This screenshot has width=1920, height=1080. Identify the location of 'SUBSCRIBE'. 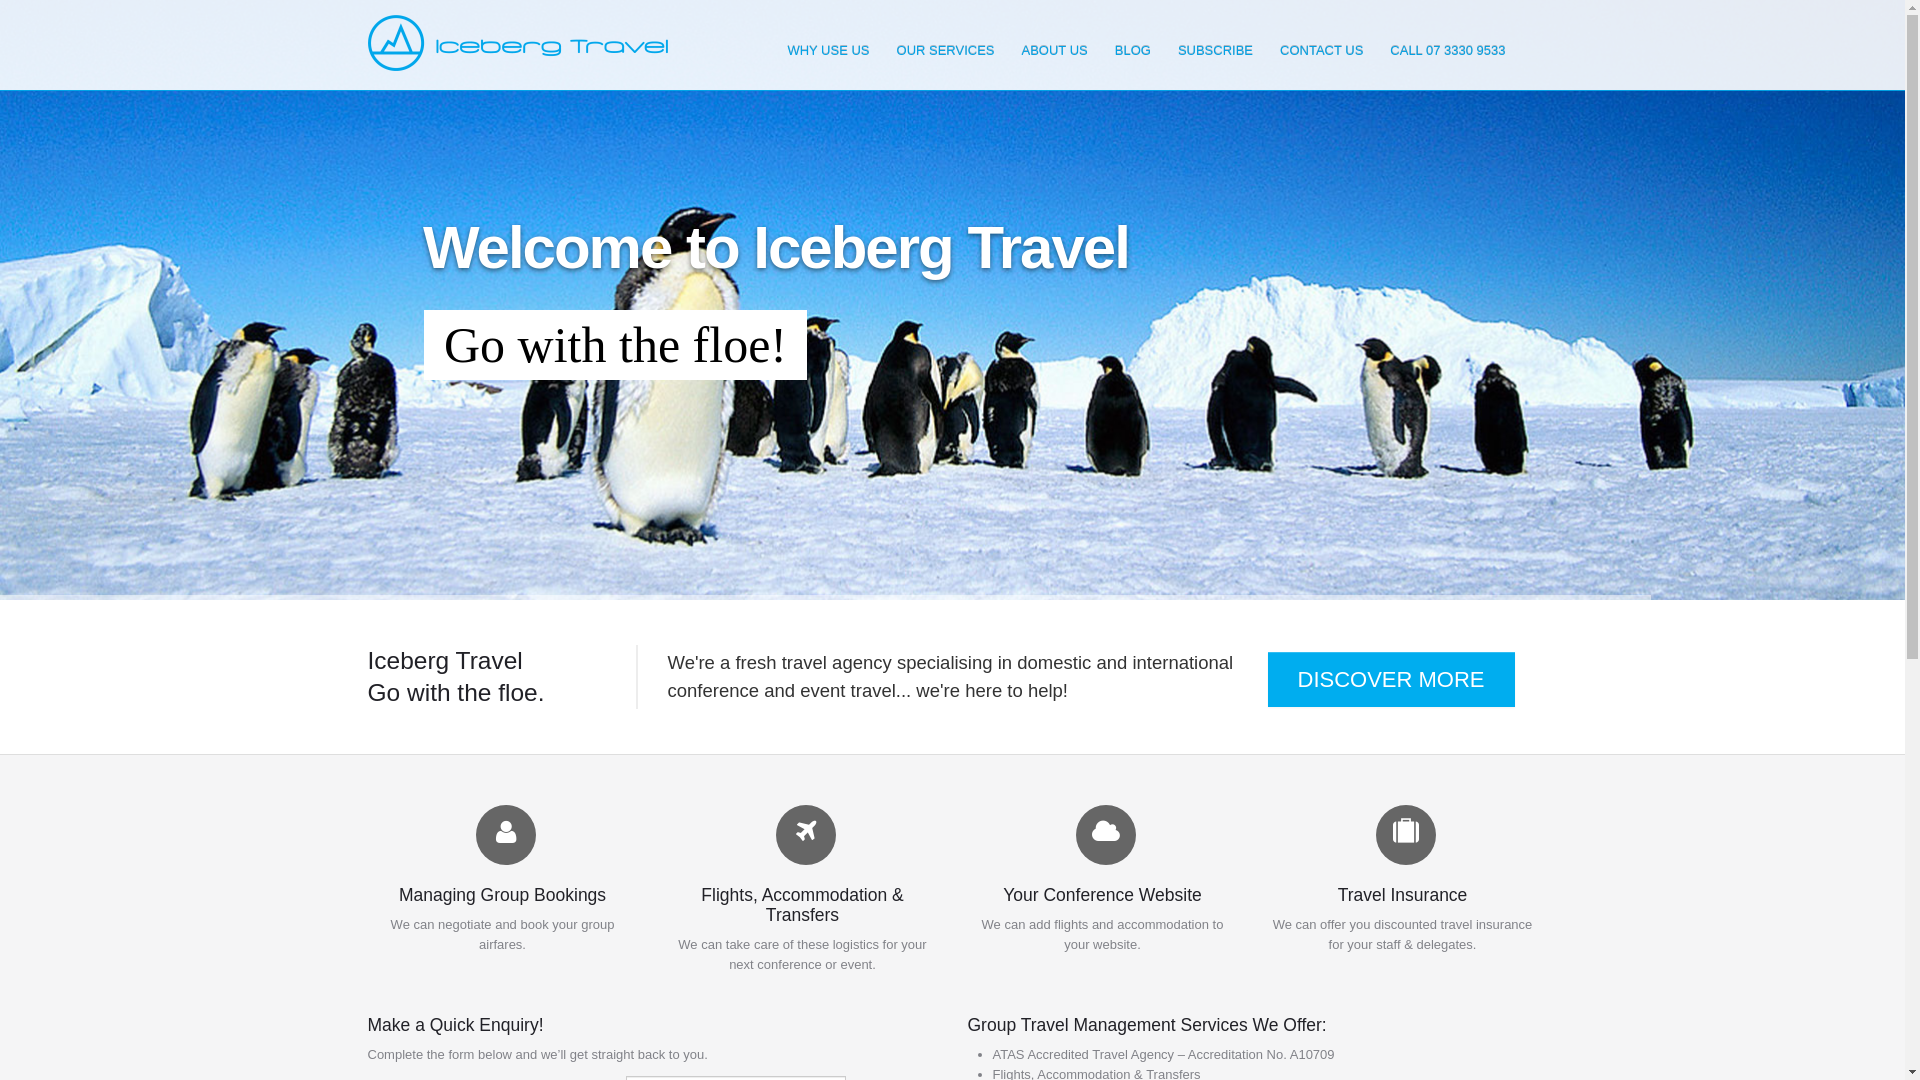
(1214, 49).